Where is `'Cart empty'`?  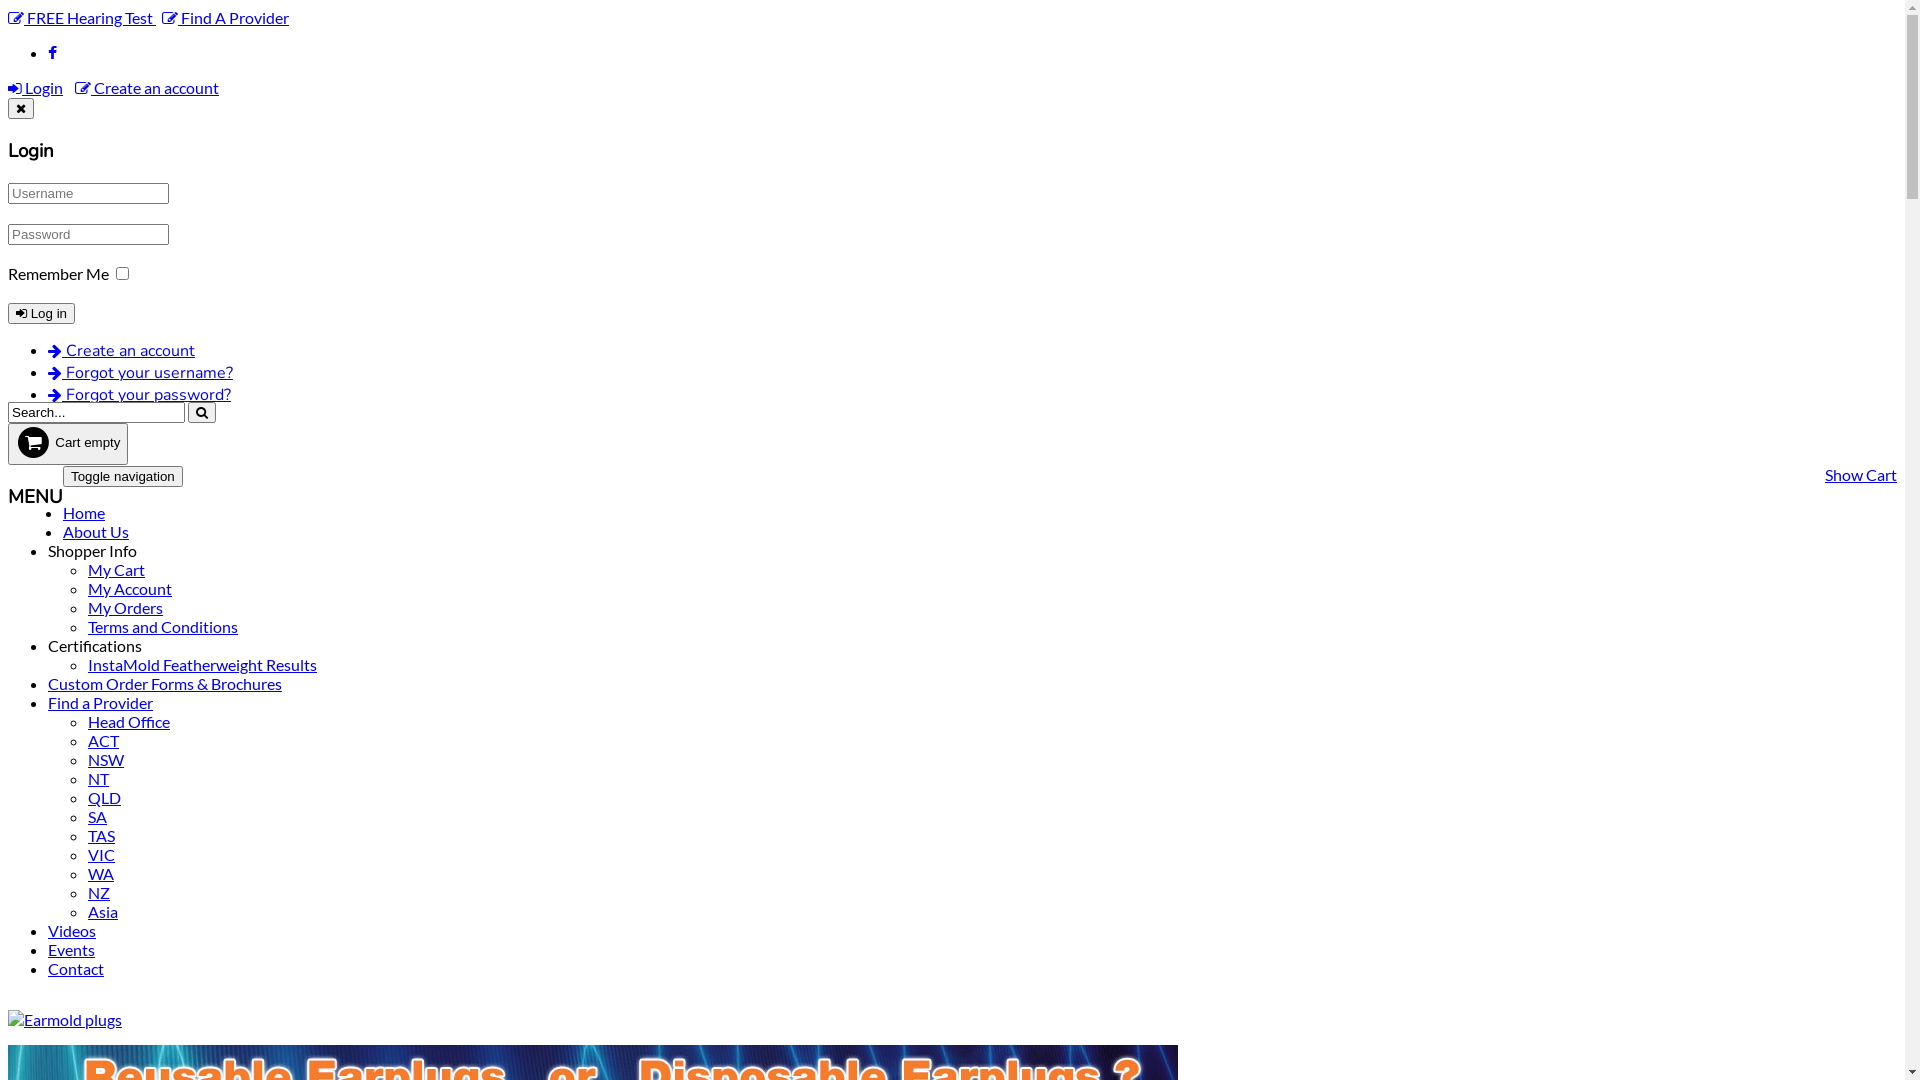 'Cart empty' is located at coordinates (67, 442).